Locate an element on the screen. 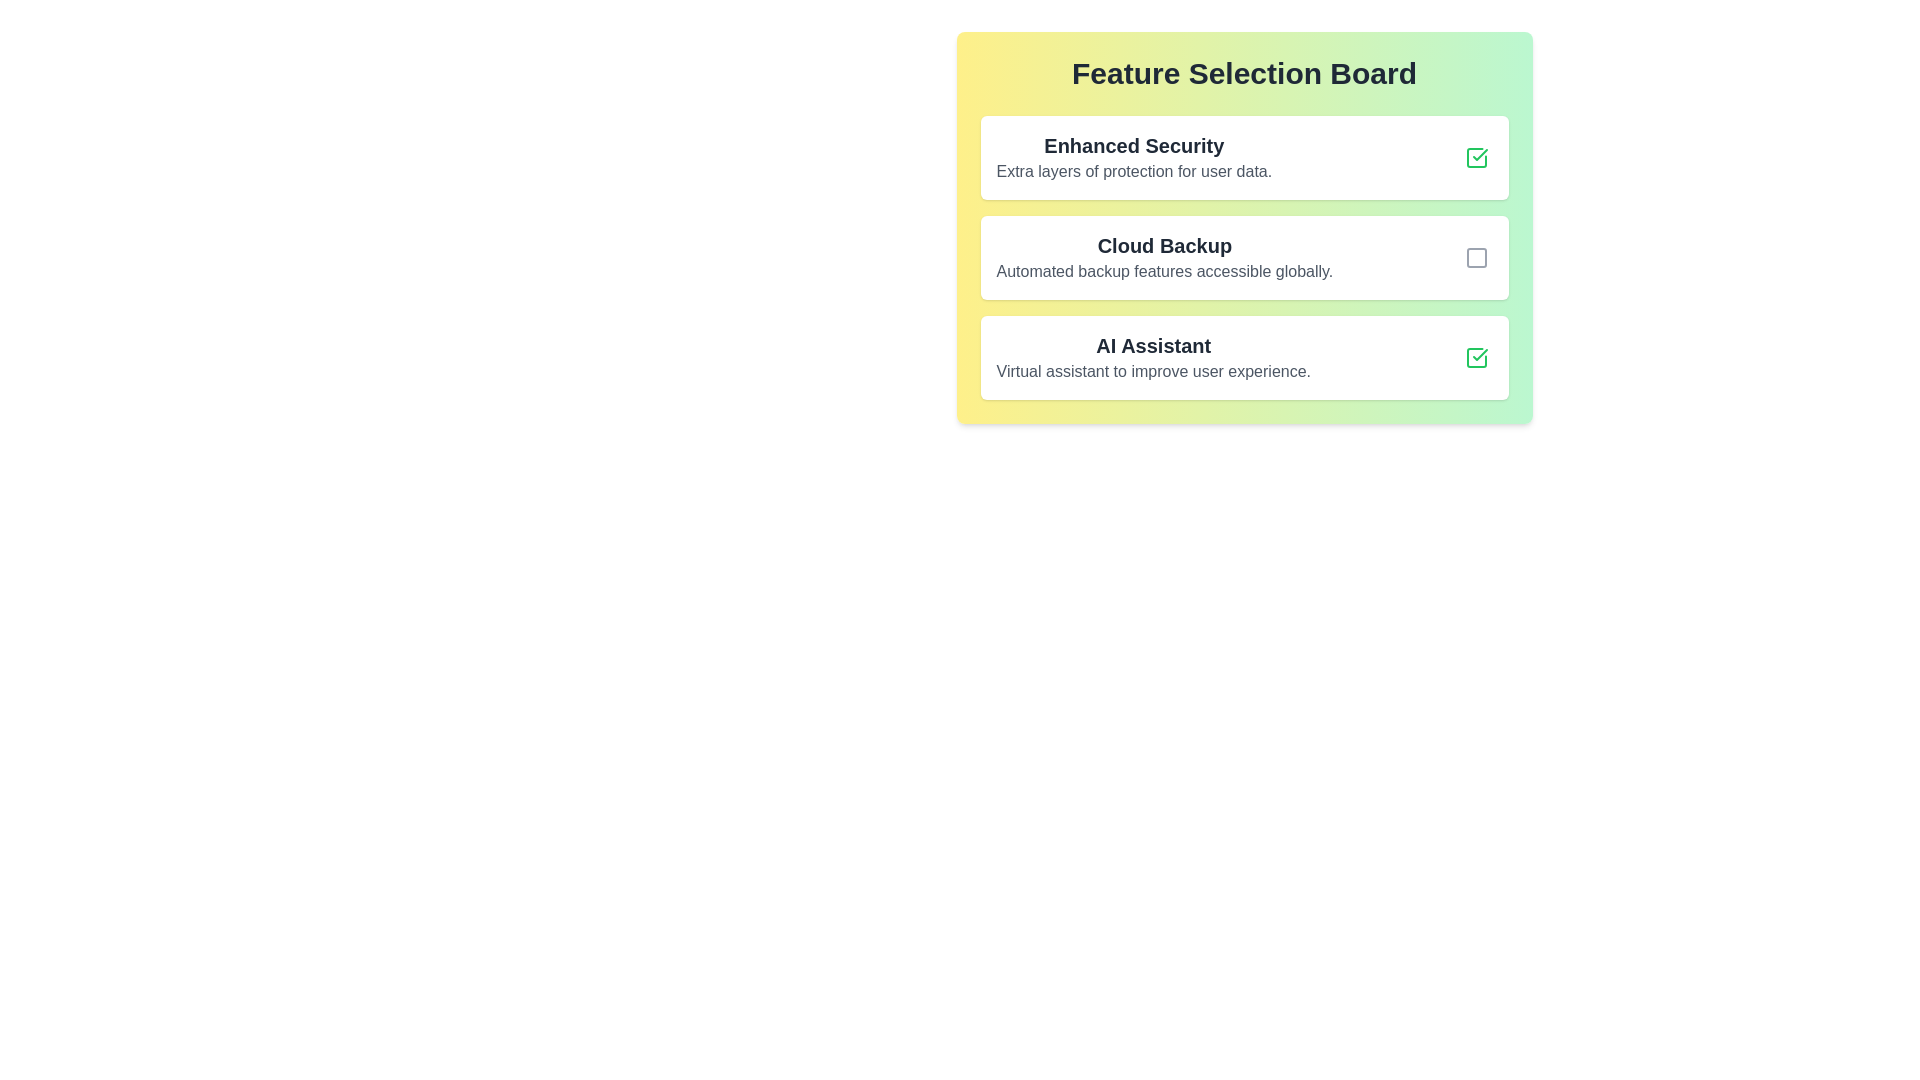  the text label displaying 'Cloud Backup', which is styled with a bold and large font in dark gray, located in the second section of the feature selection list is located at coordinates (1164, 245).